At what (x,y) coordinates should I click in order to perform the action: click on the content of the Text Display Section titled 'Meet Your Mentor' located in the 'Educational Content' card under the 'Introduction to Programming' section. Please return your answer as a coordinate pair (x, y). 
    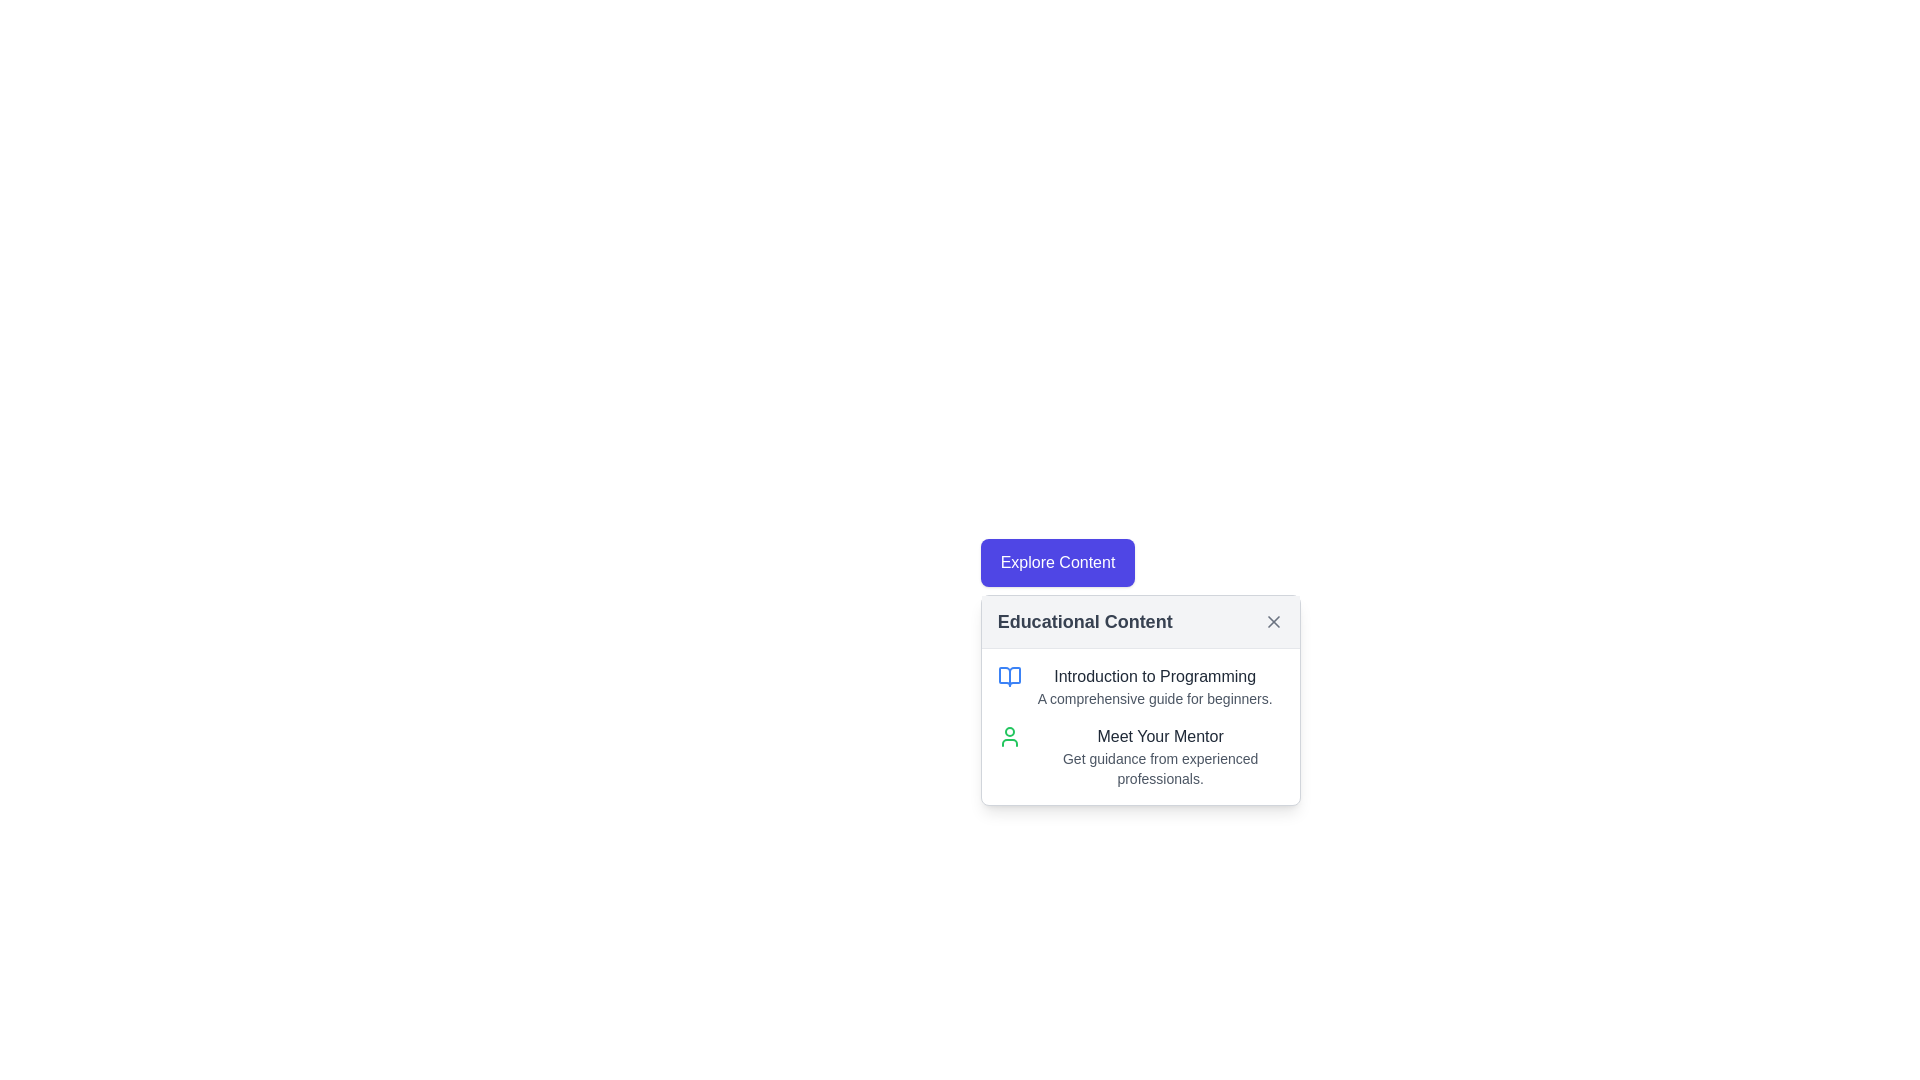
    Looking at the image, I should click on (1160, 756).